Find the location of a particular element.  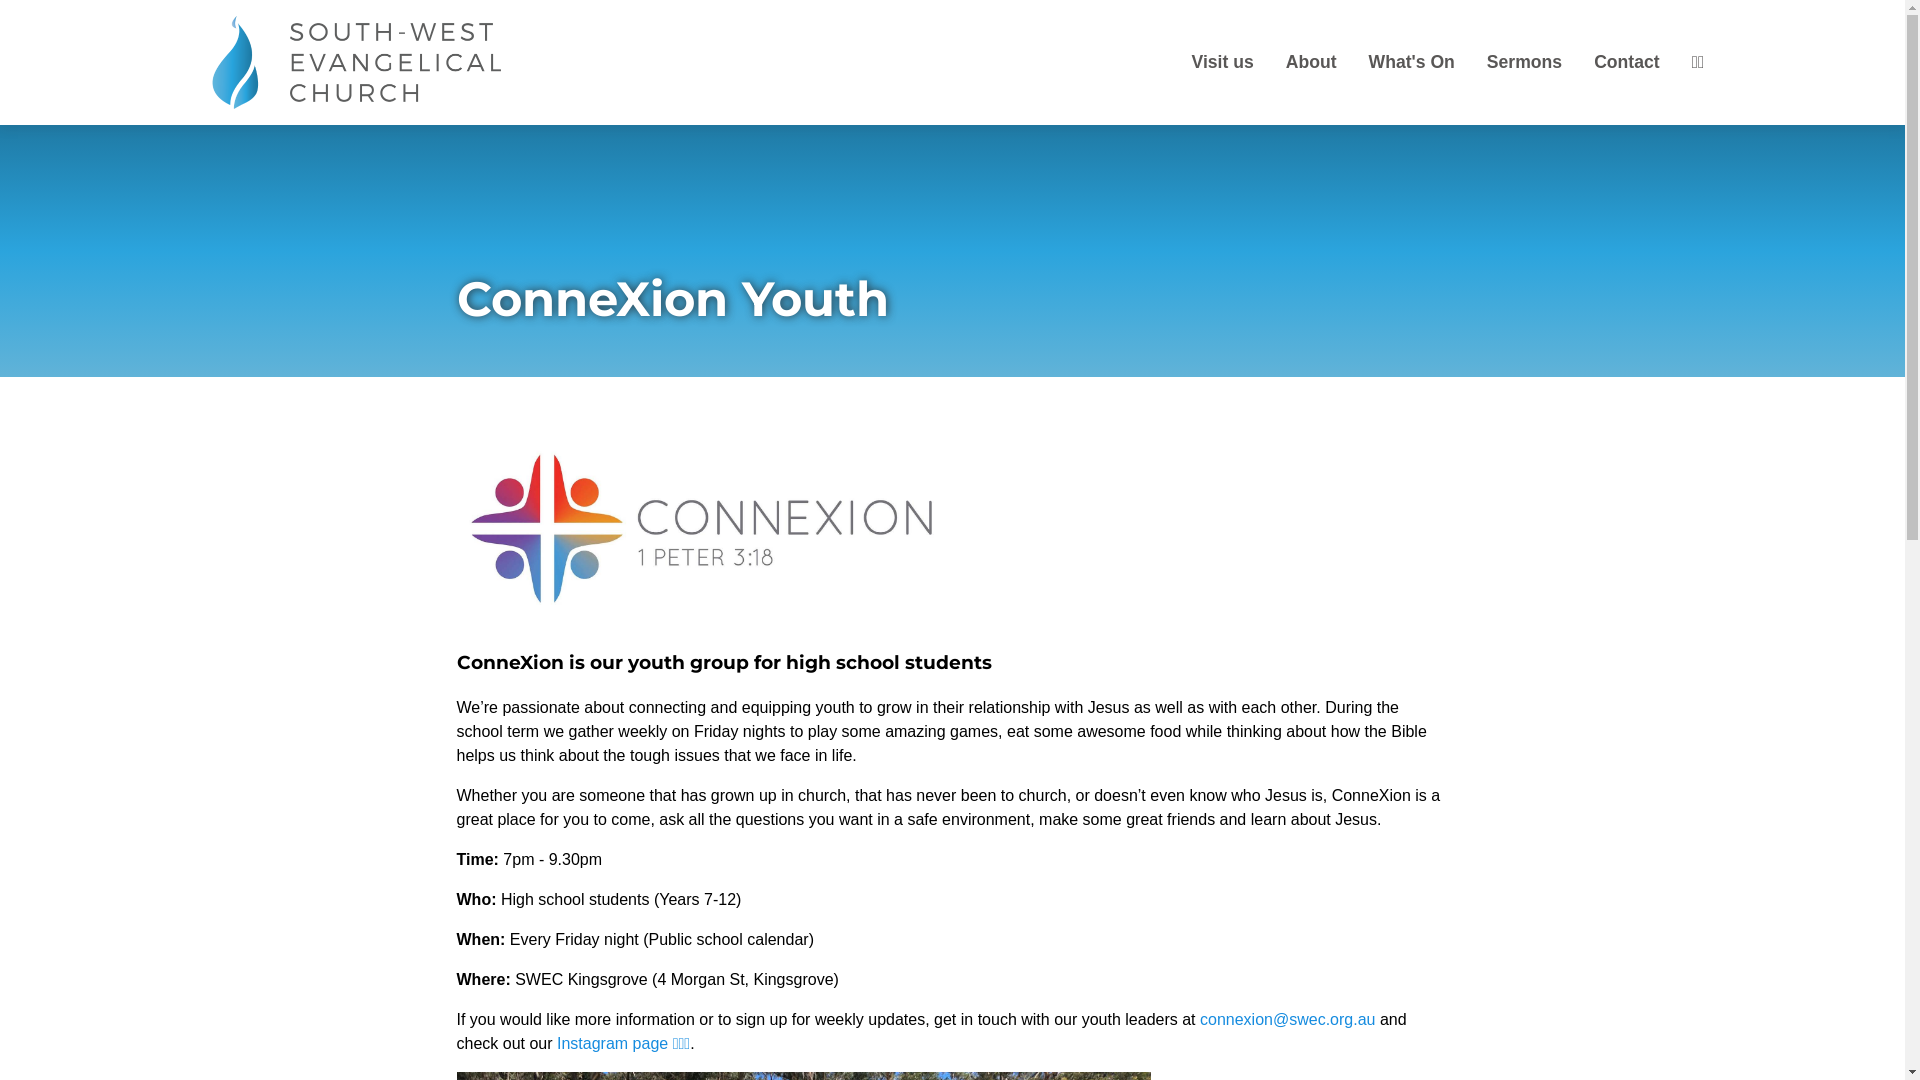

'Sermons' is located at coordinates (1523, 60).